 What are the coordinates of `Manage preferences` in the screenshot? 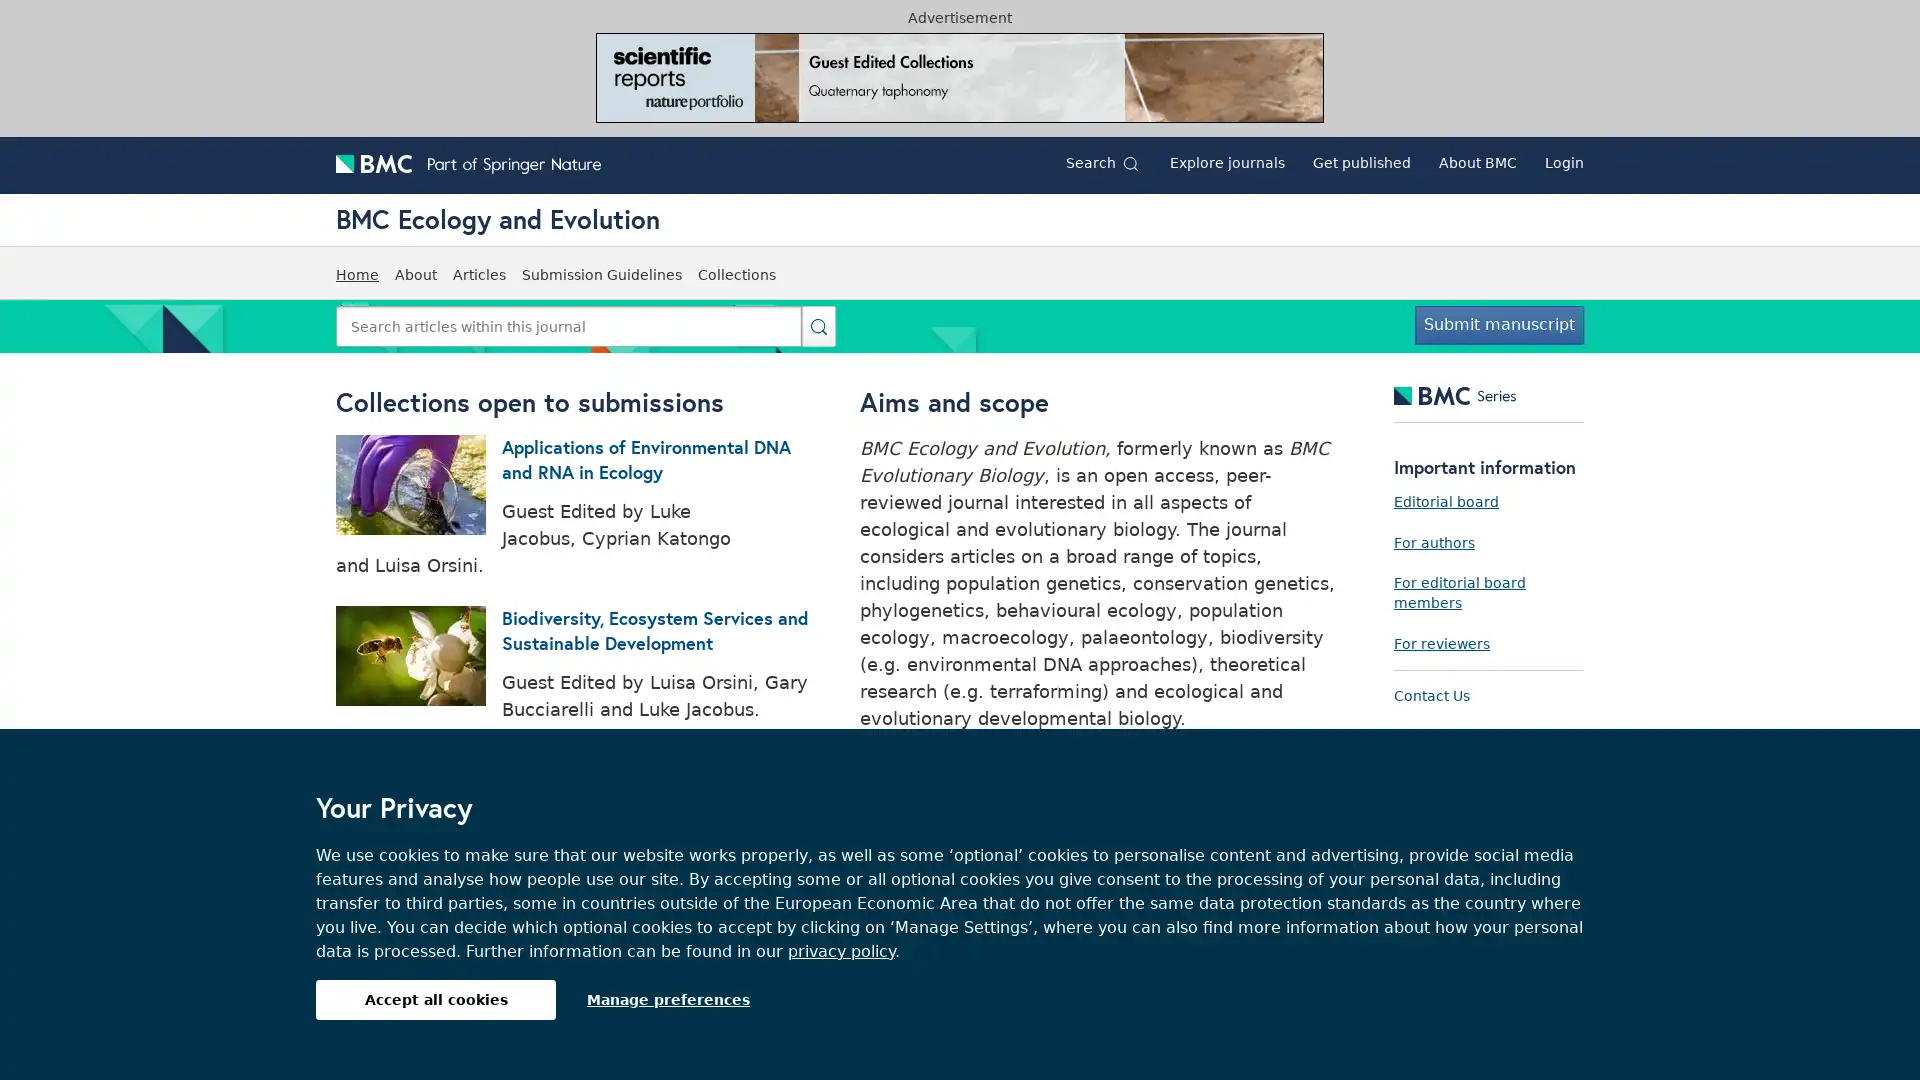 It's located at (668, 999).